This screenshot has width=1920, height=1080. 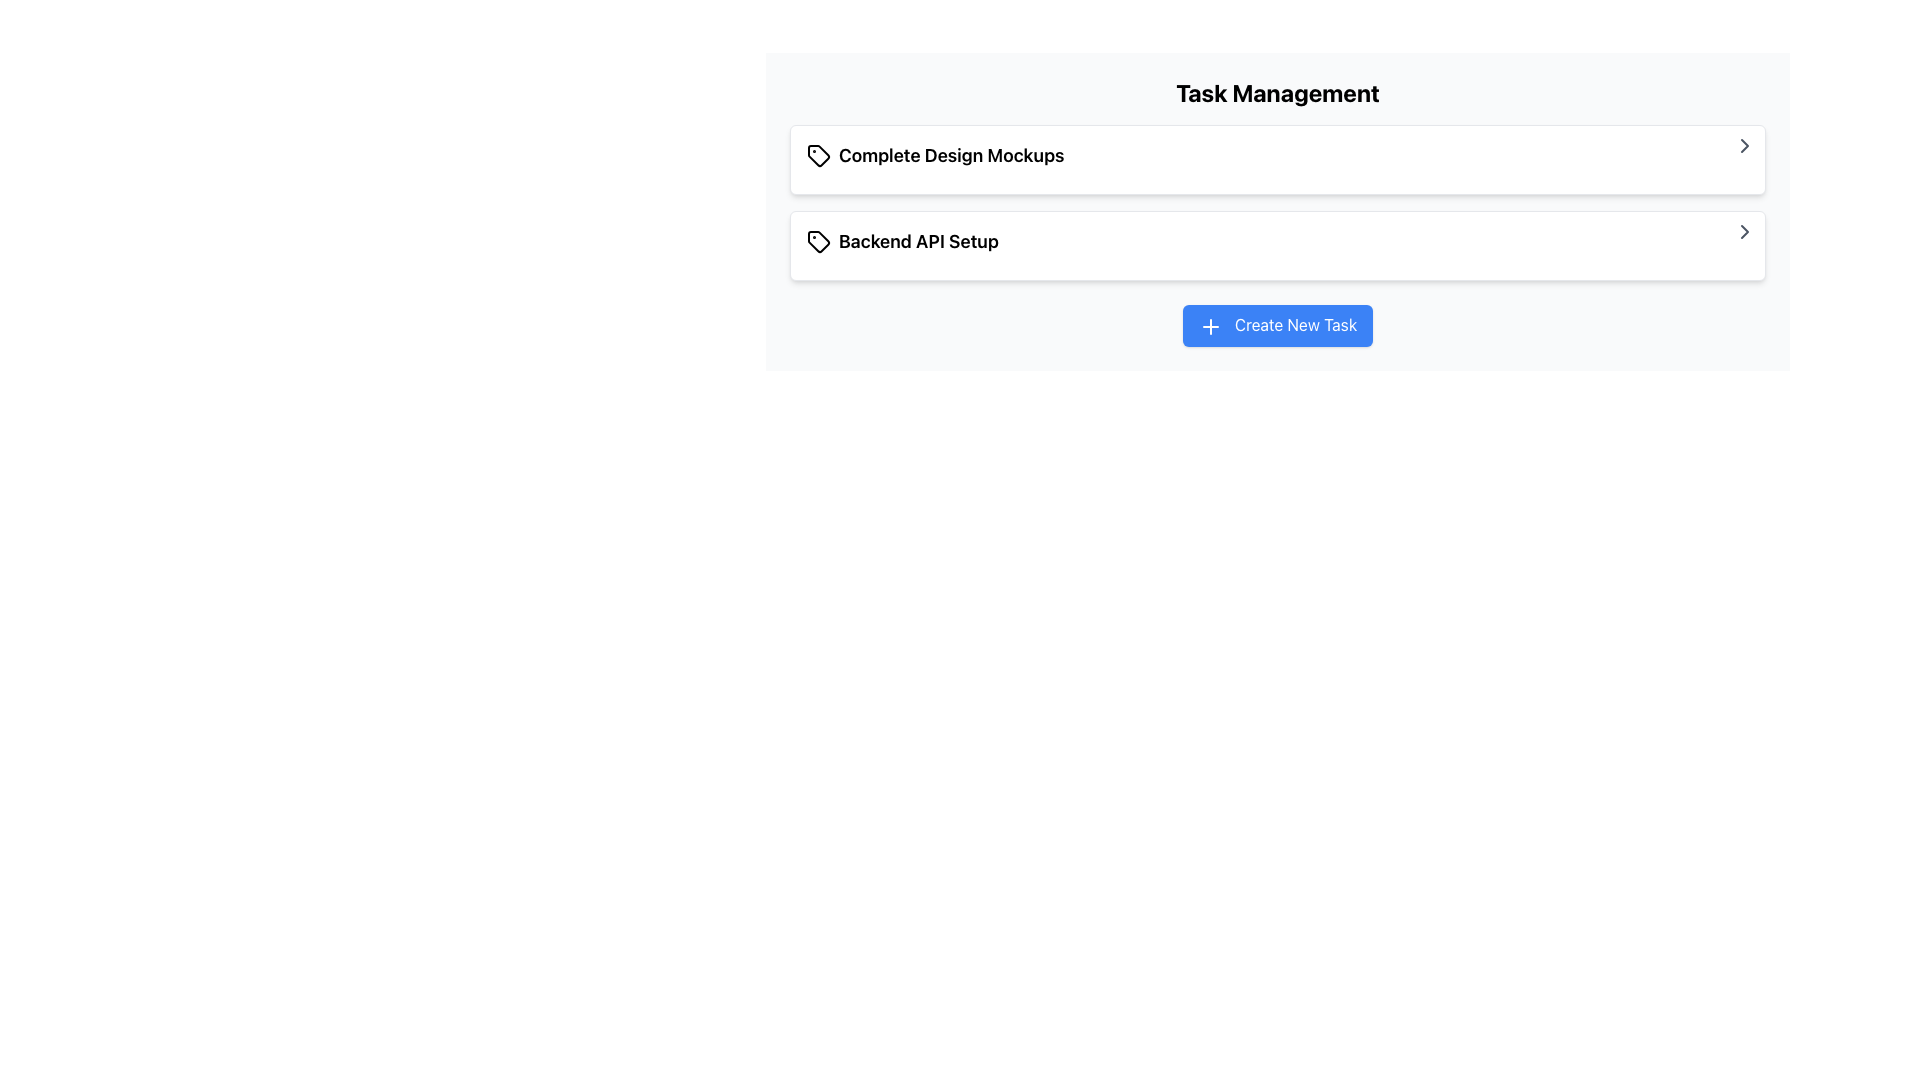 I want to click on the decorative icon representing the task 'Backend API Setup' located at the leftmost position within its row, so click(x=819, y=241).